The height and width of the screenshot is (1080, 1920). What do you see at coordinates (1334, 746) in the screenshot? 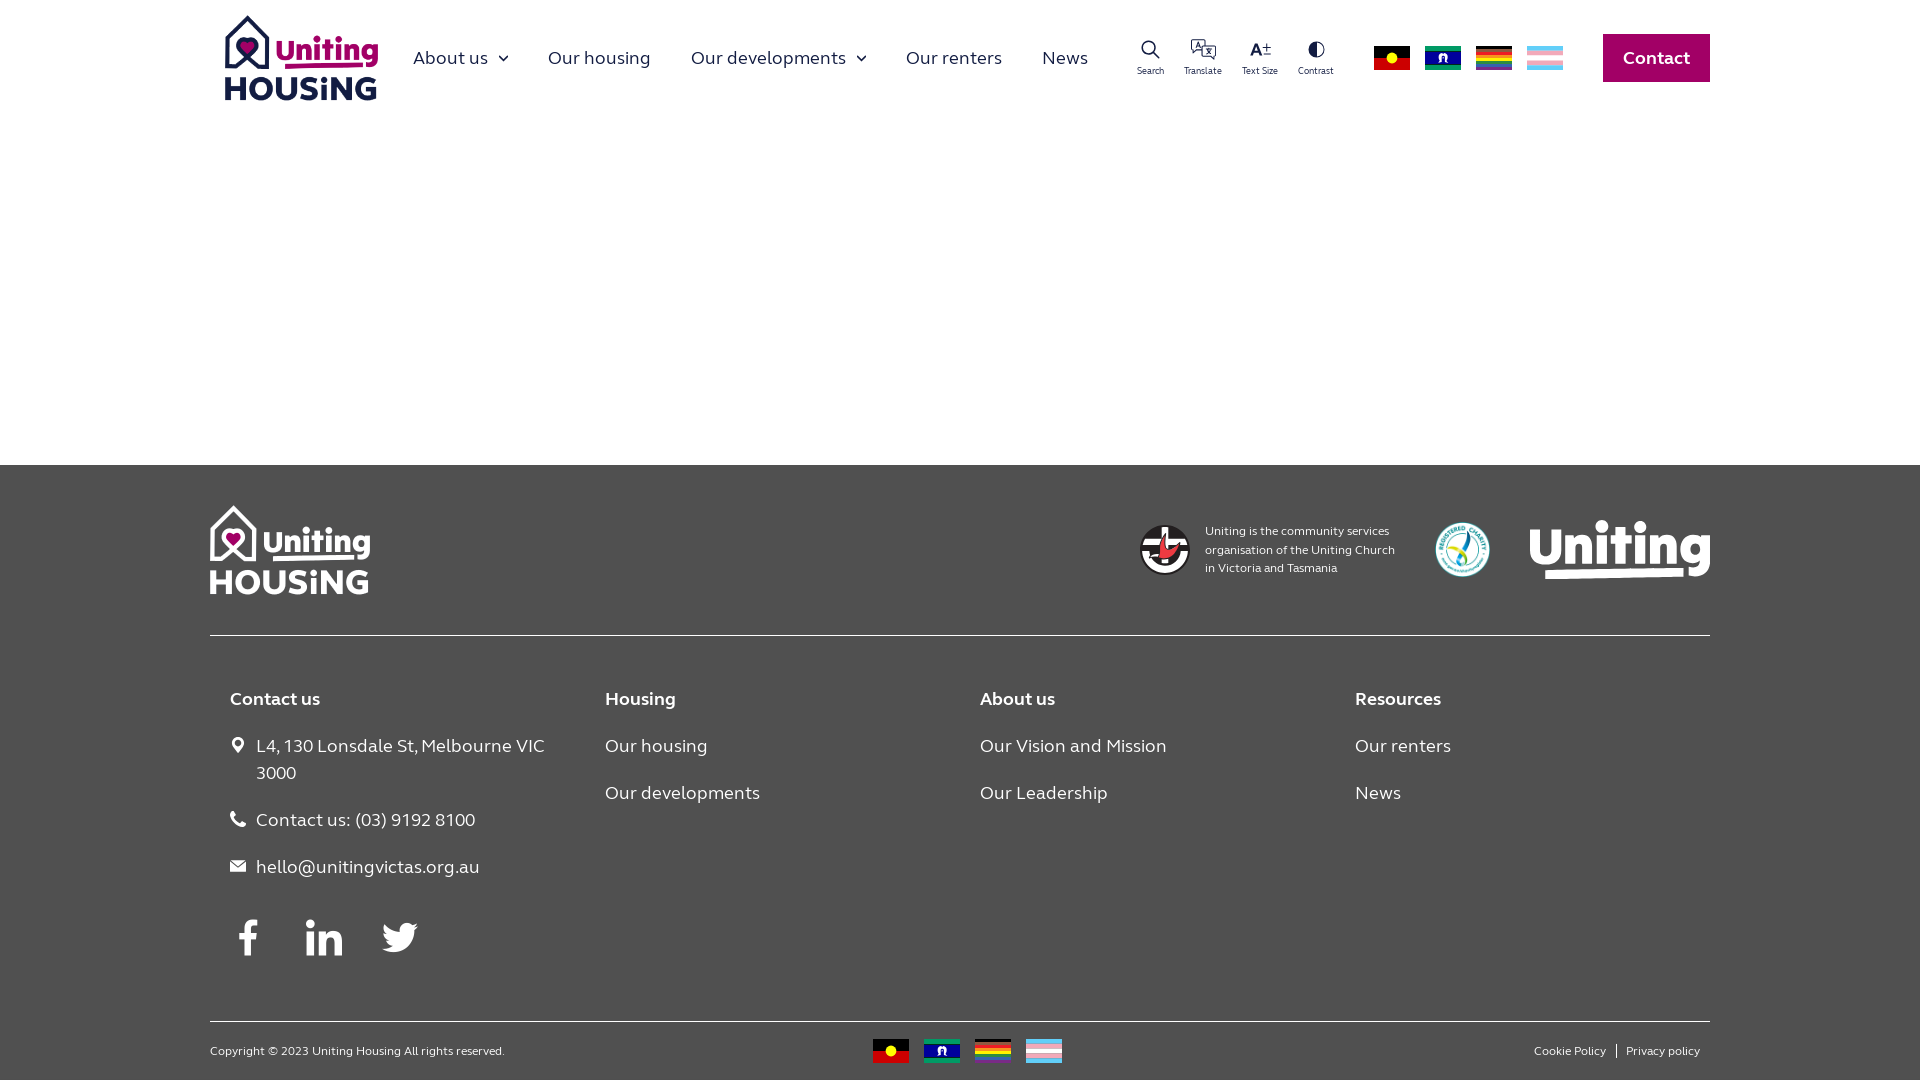
I see `'Our renters'` at bounding box center [1334, 746].